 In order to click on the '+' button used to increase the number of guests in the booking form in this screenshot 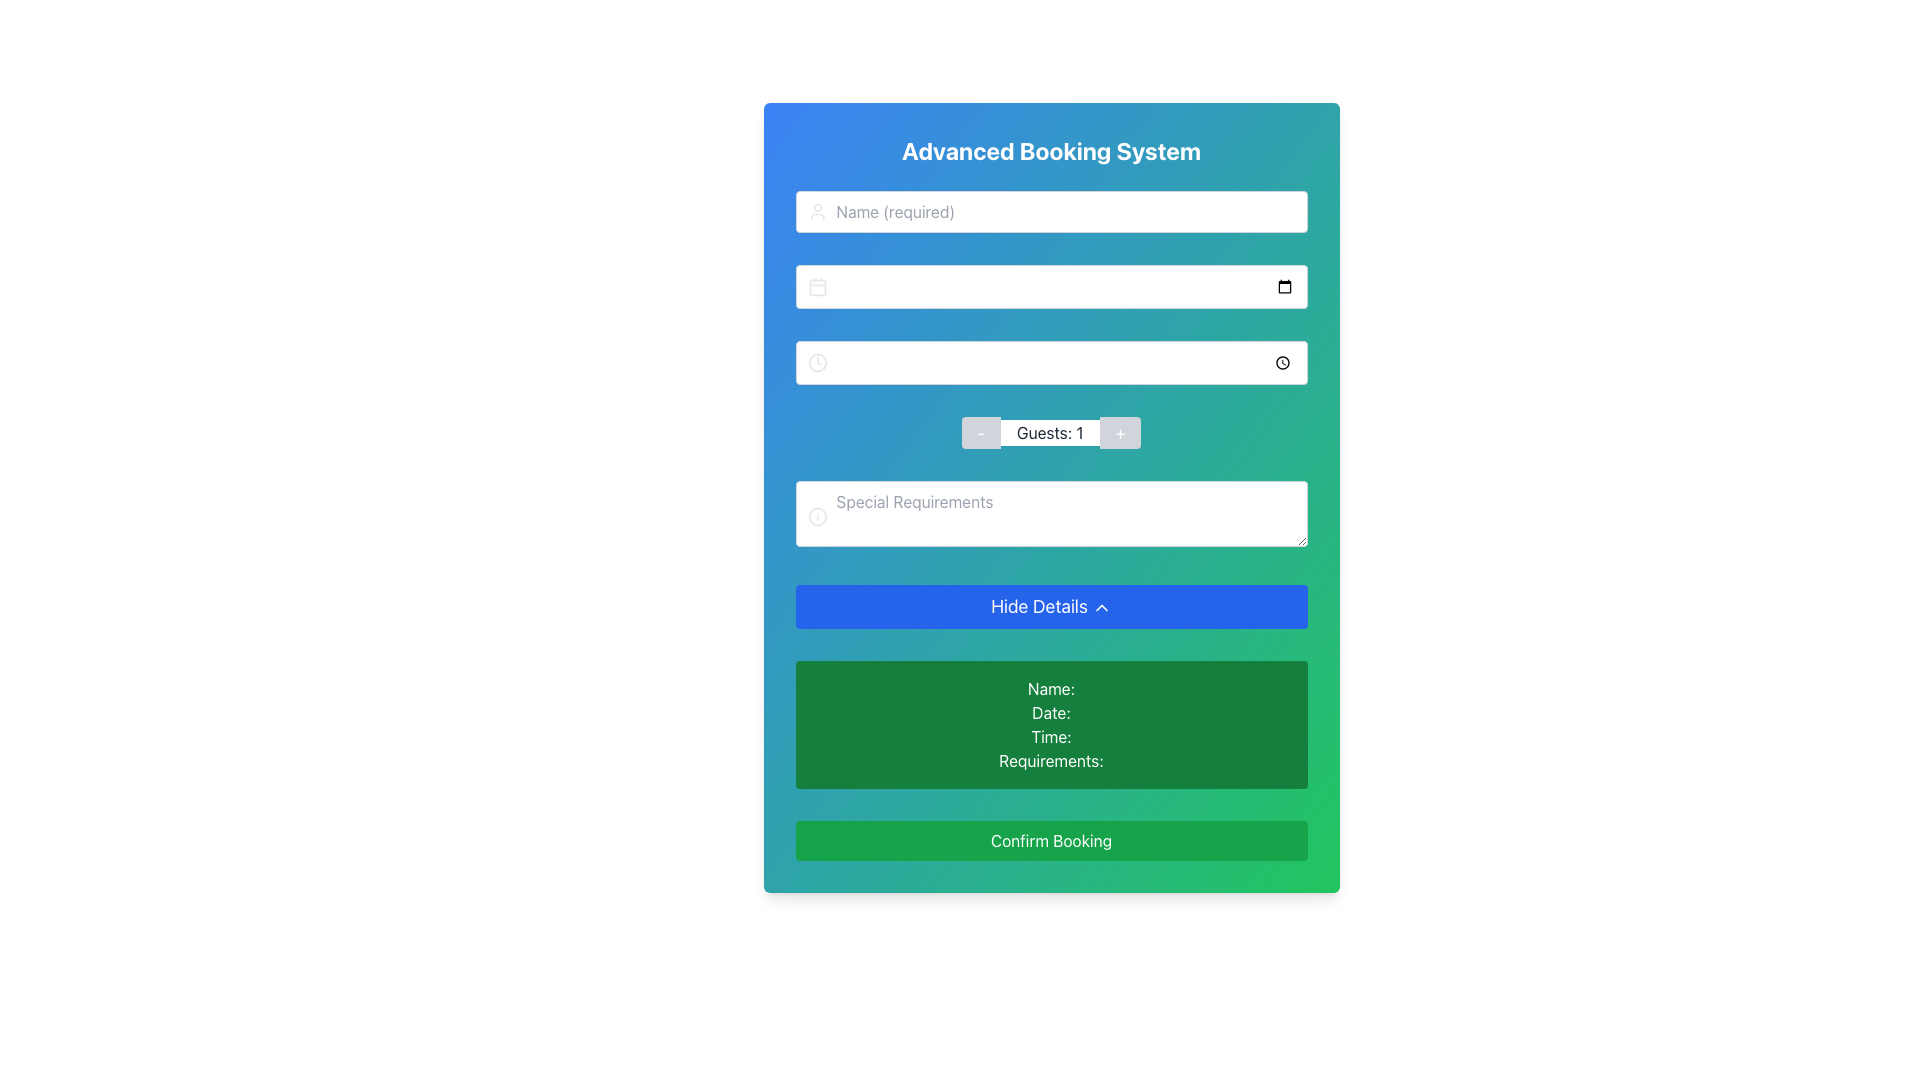, I will do `click(1120, 431)`.